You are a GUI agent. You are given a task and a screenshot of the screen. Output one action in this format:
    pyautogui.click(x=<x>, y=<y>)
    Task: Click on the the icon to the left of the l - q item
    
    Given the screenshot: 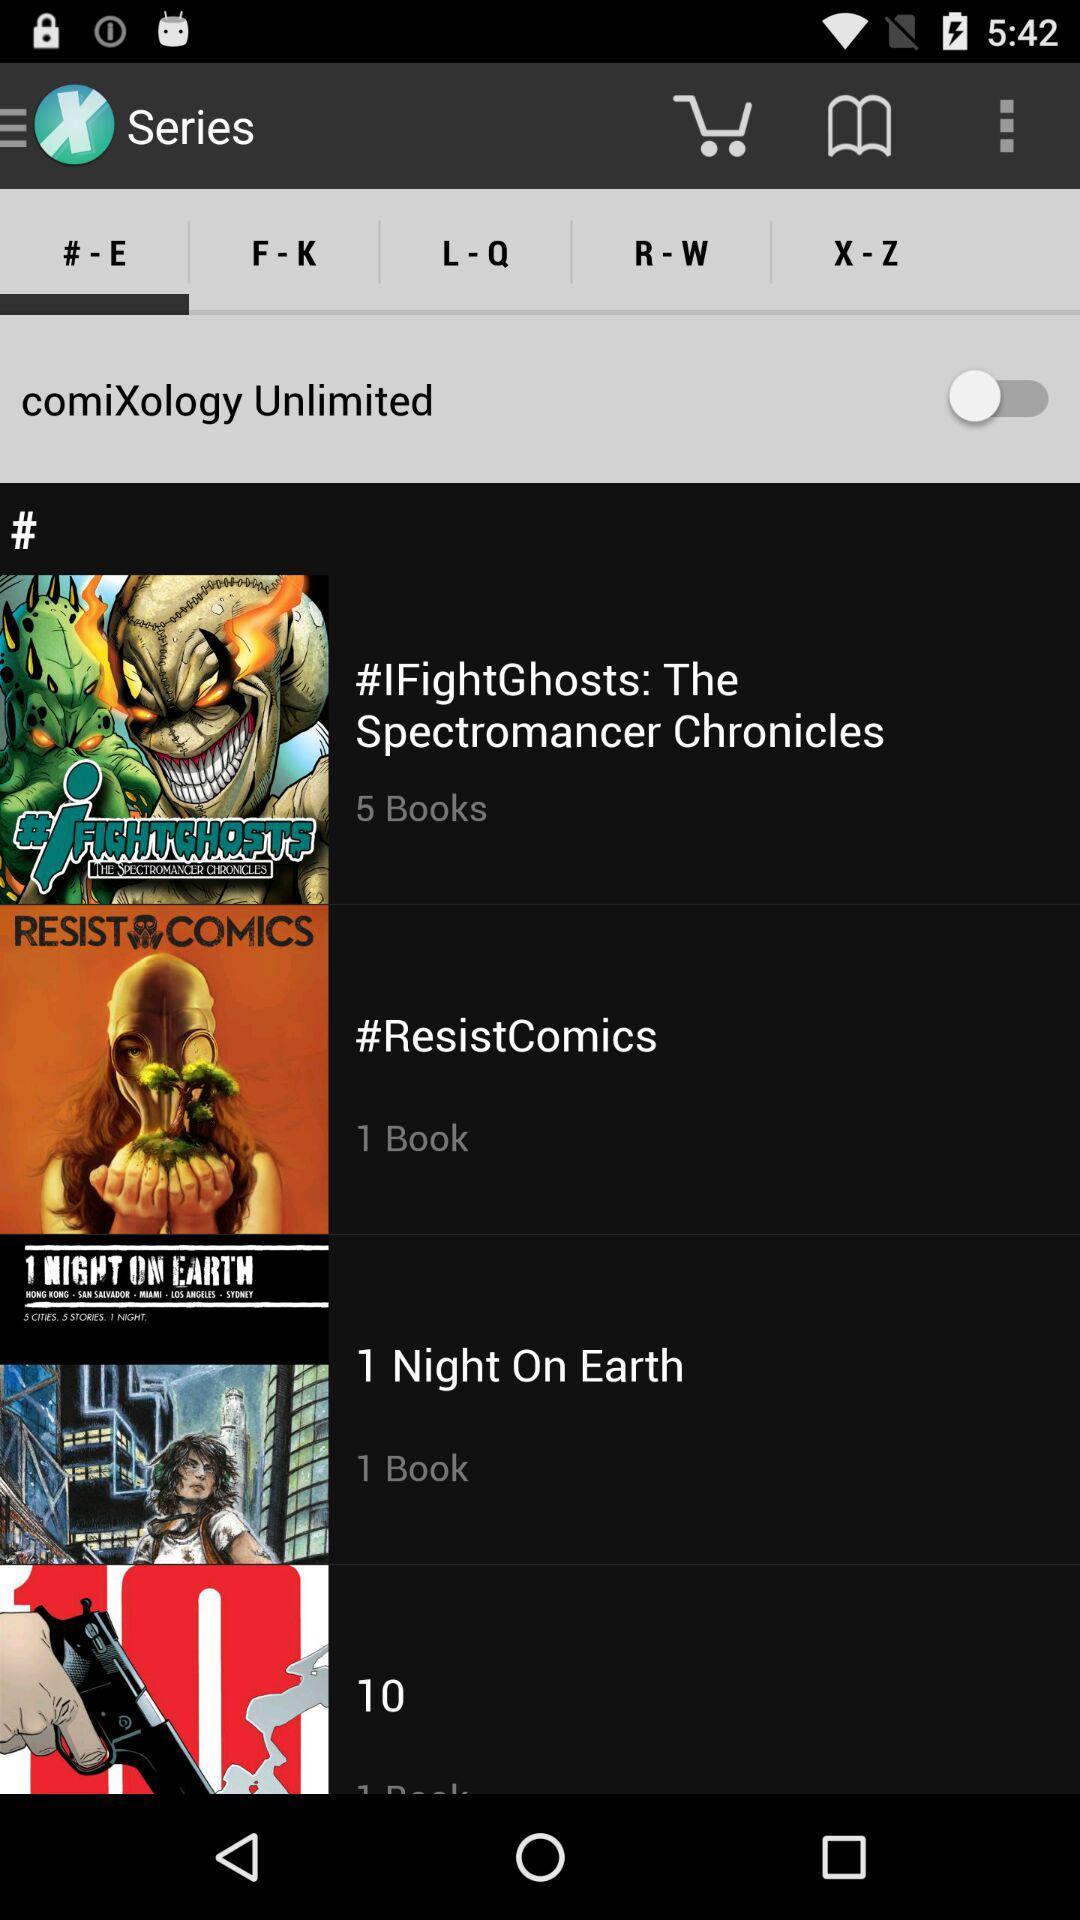 What is the action you would take?
    pyautogui.click(x=284, y=251)
    